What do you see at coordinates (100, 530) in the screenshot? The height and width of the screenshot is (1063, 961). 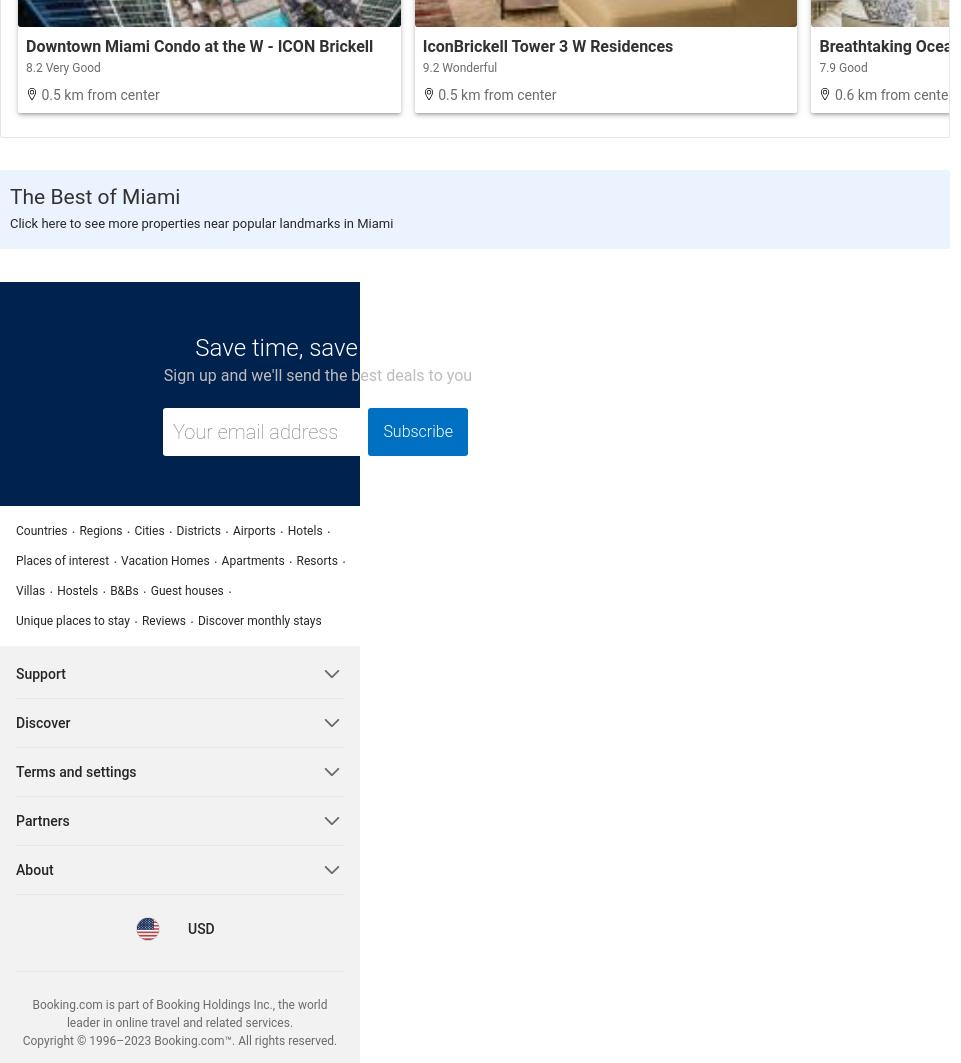 I see `'Regions'` at bounding box center [100, 530].